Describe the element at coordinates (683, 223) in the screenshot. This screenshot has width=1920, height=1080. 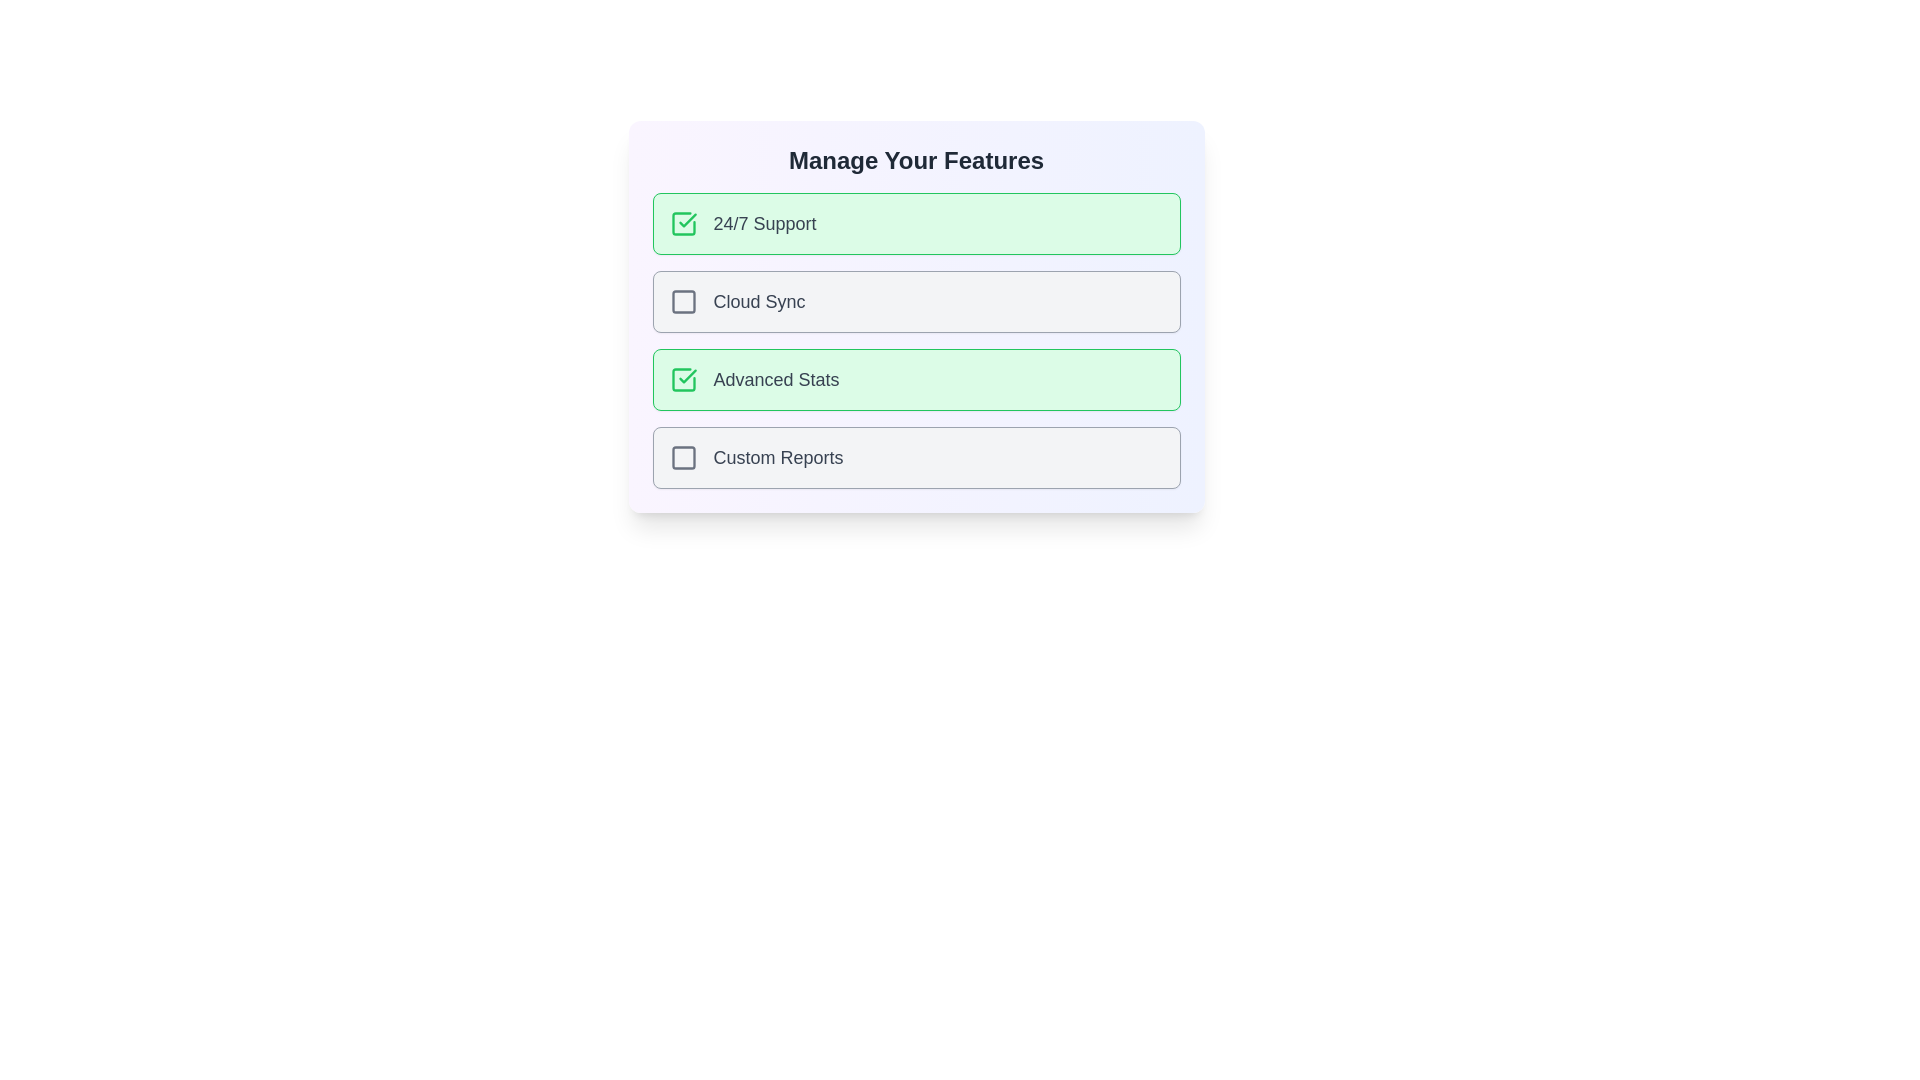
I see `the Checkbox icon for '24/7 Support'` at that location.